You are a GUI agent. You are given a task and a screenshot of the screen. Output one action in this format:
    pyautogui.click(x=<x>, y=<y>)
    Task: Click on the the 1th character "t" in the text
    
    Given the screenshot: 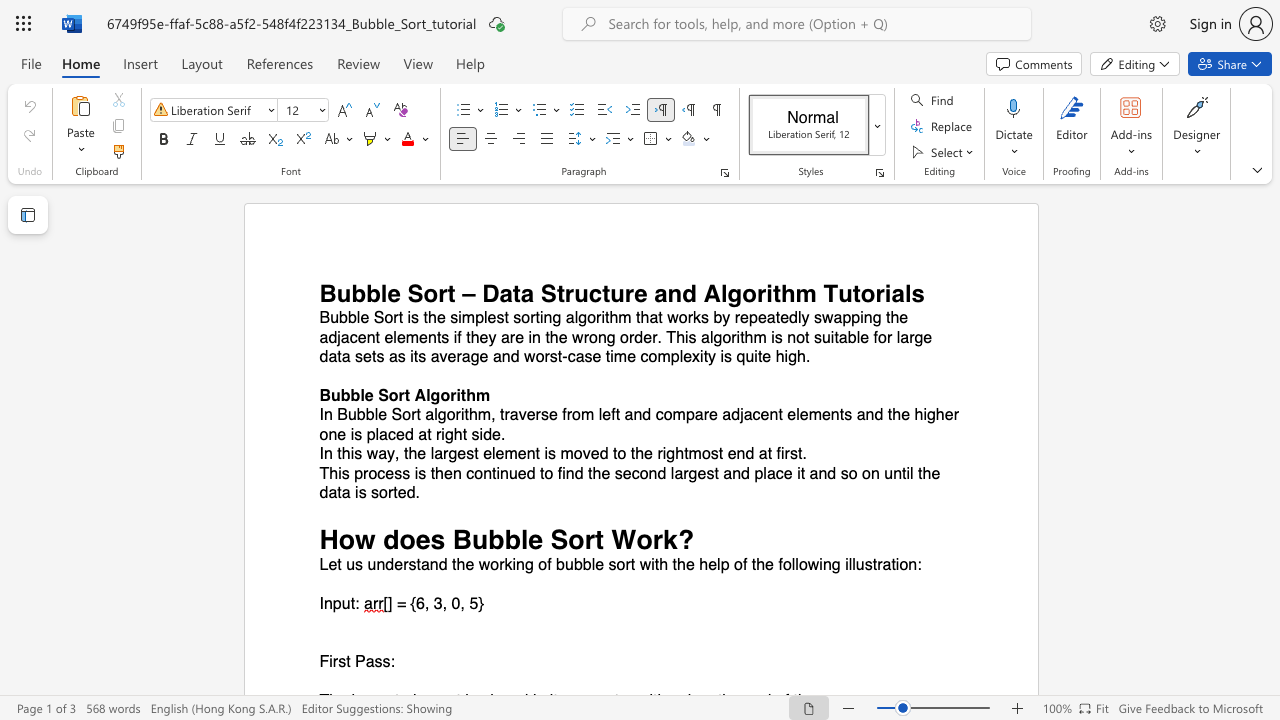 What is the action you would take?
    pyautogui.click(x=598, y=538)
    